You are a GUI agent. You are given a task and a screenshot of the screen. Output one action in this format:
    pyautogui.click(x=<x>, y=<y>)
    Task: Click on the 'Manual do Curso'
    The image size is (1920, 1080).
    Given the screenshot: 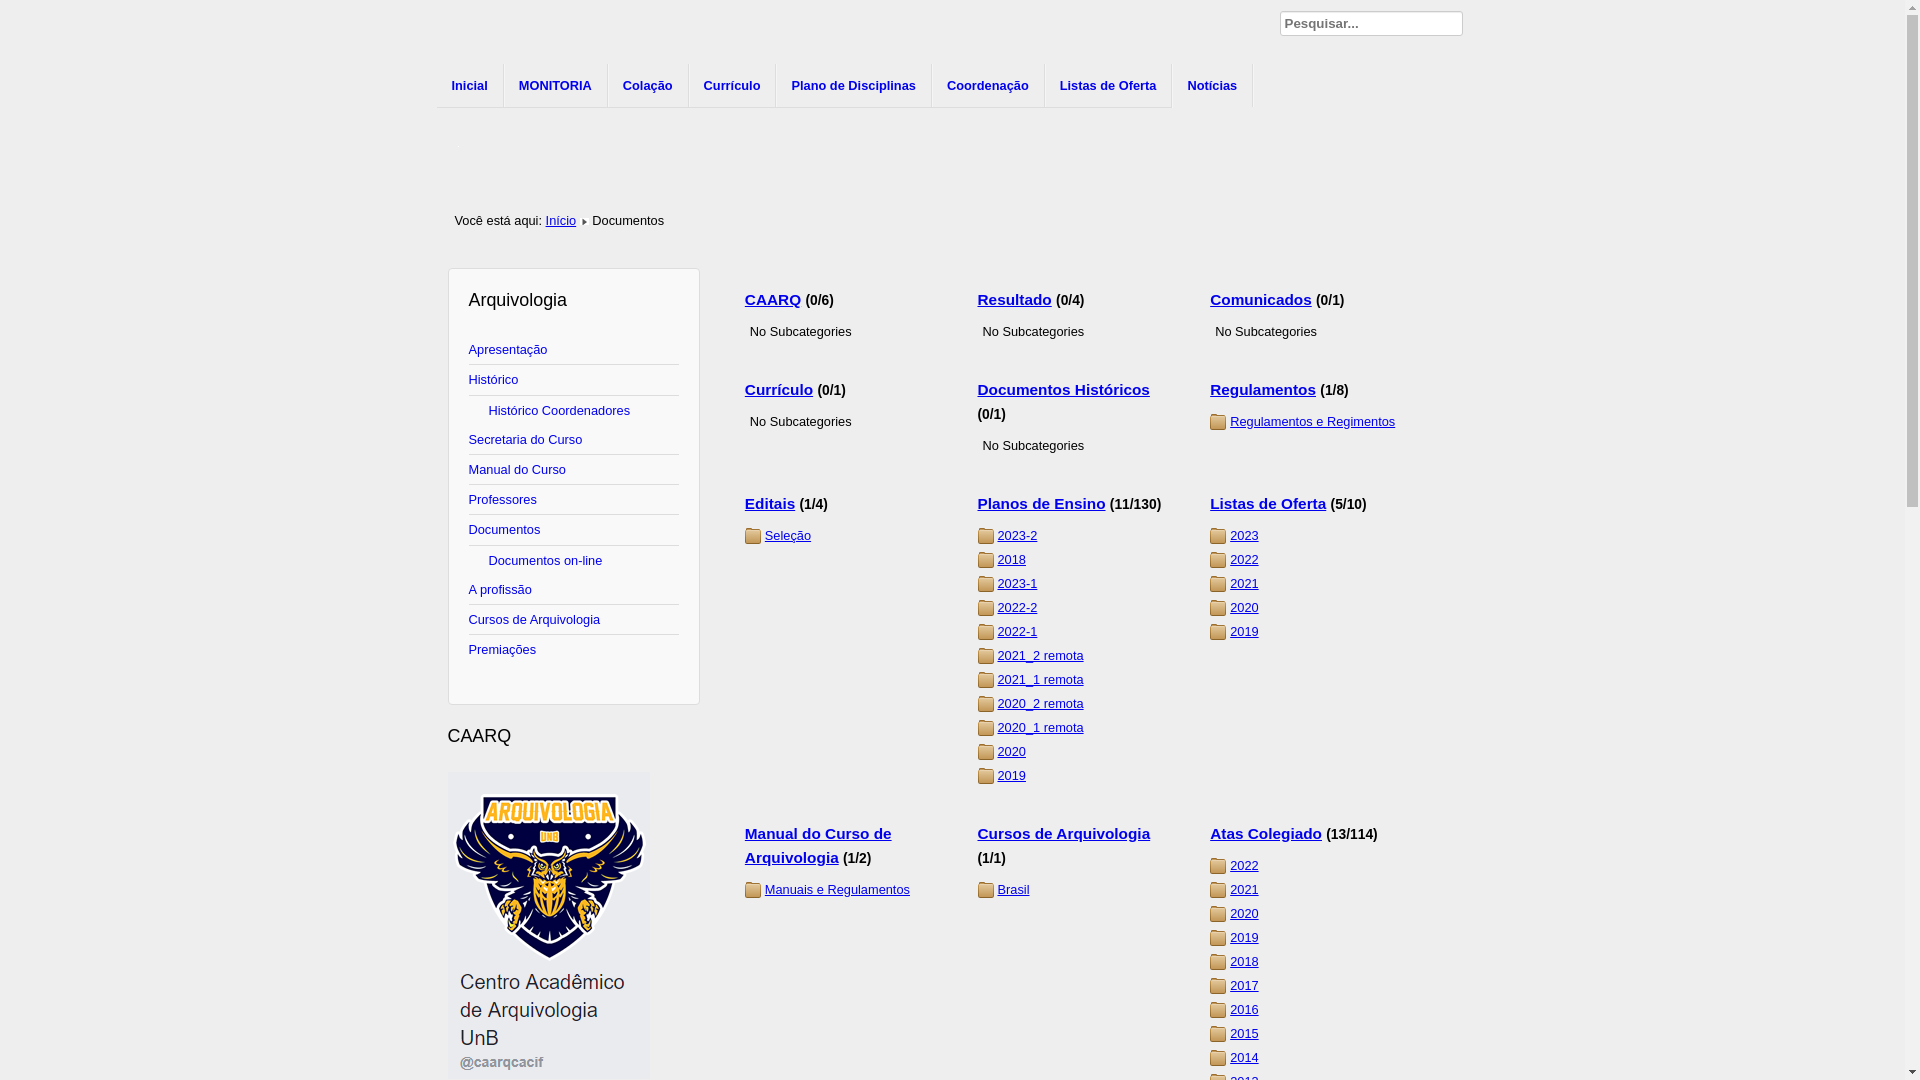 What is the action you would take?
    pyautogui.click(x=572, y=470)
    